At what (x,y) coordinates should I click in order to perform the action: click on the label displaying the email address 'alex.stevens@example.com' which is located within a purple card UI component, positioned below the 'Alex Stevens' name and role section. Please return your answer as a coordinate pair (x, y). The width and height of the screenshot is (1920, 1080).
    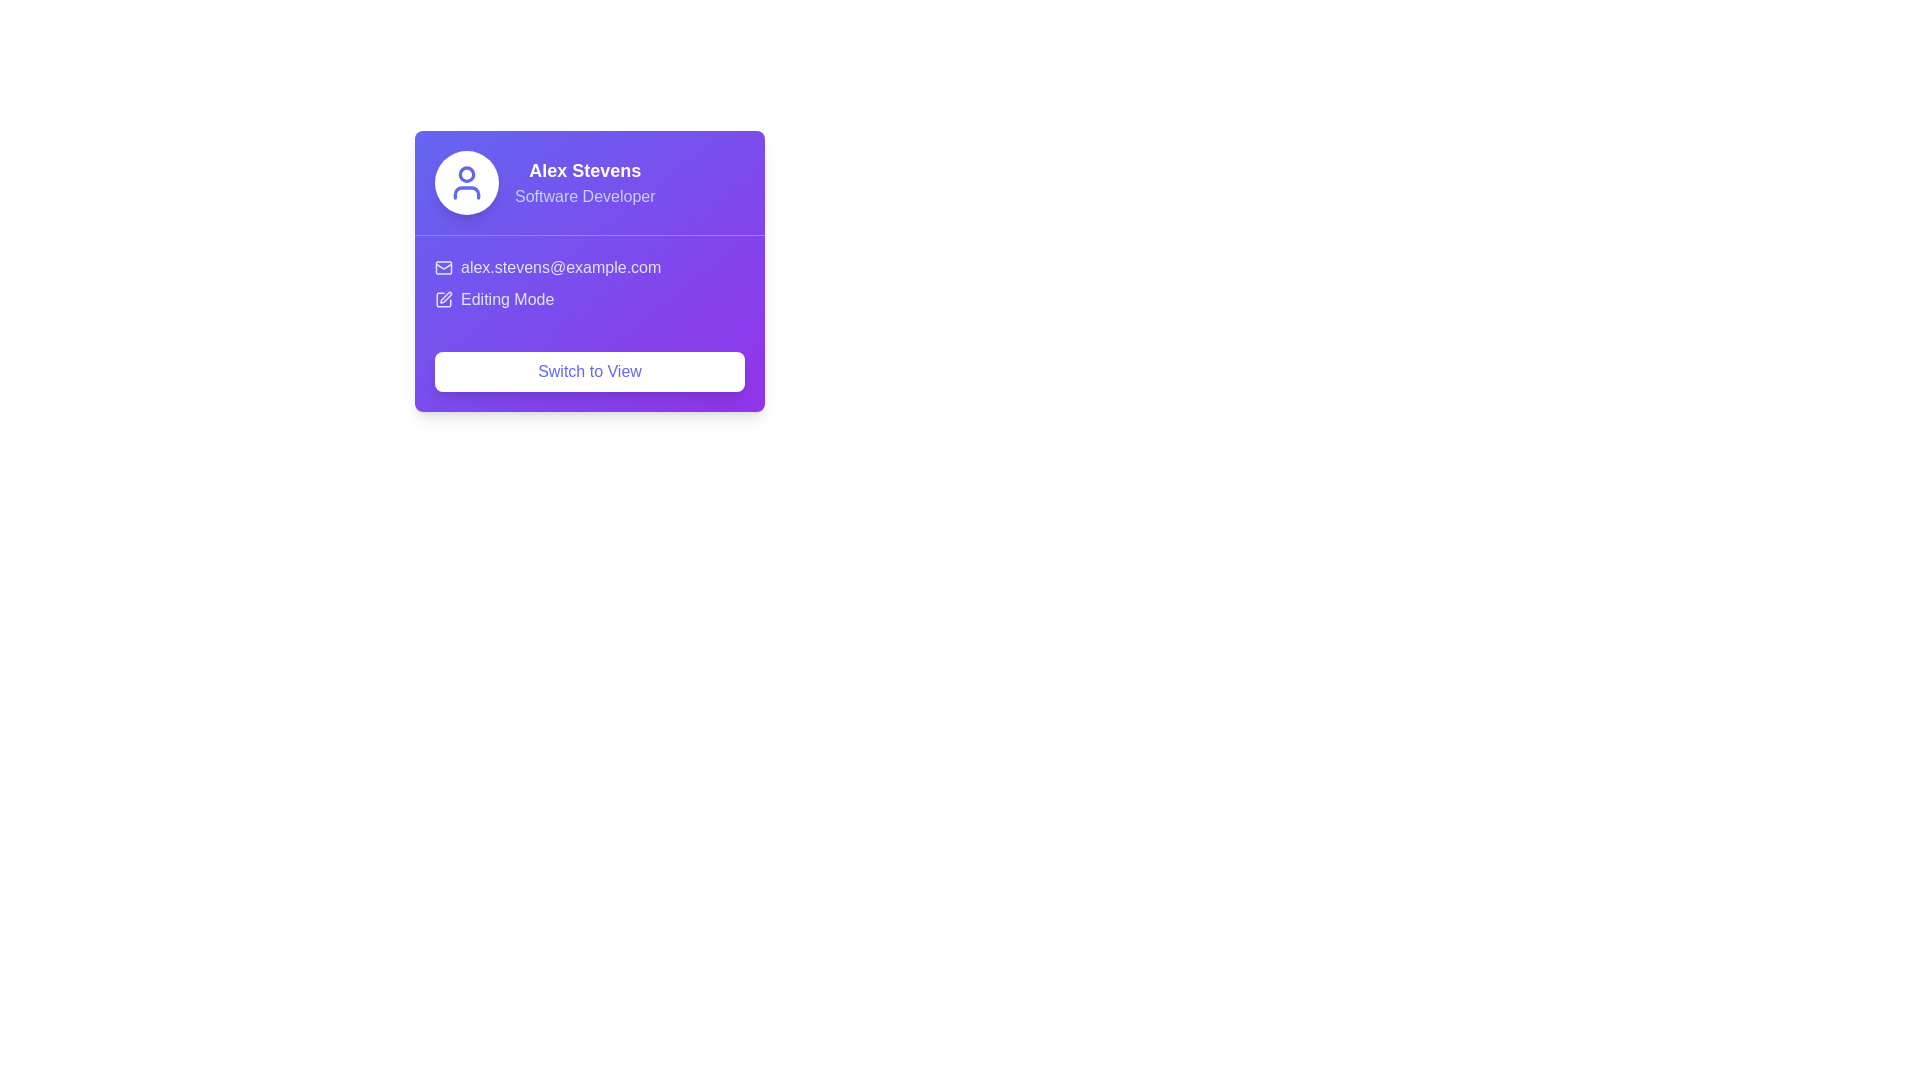
    Looking at the image, I should click on (589, 266).